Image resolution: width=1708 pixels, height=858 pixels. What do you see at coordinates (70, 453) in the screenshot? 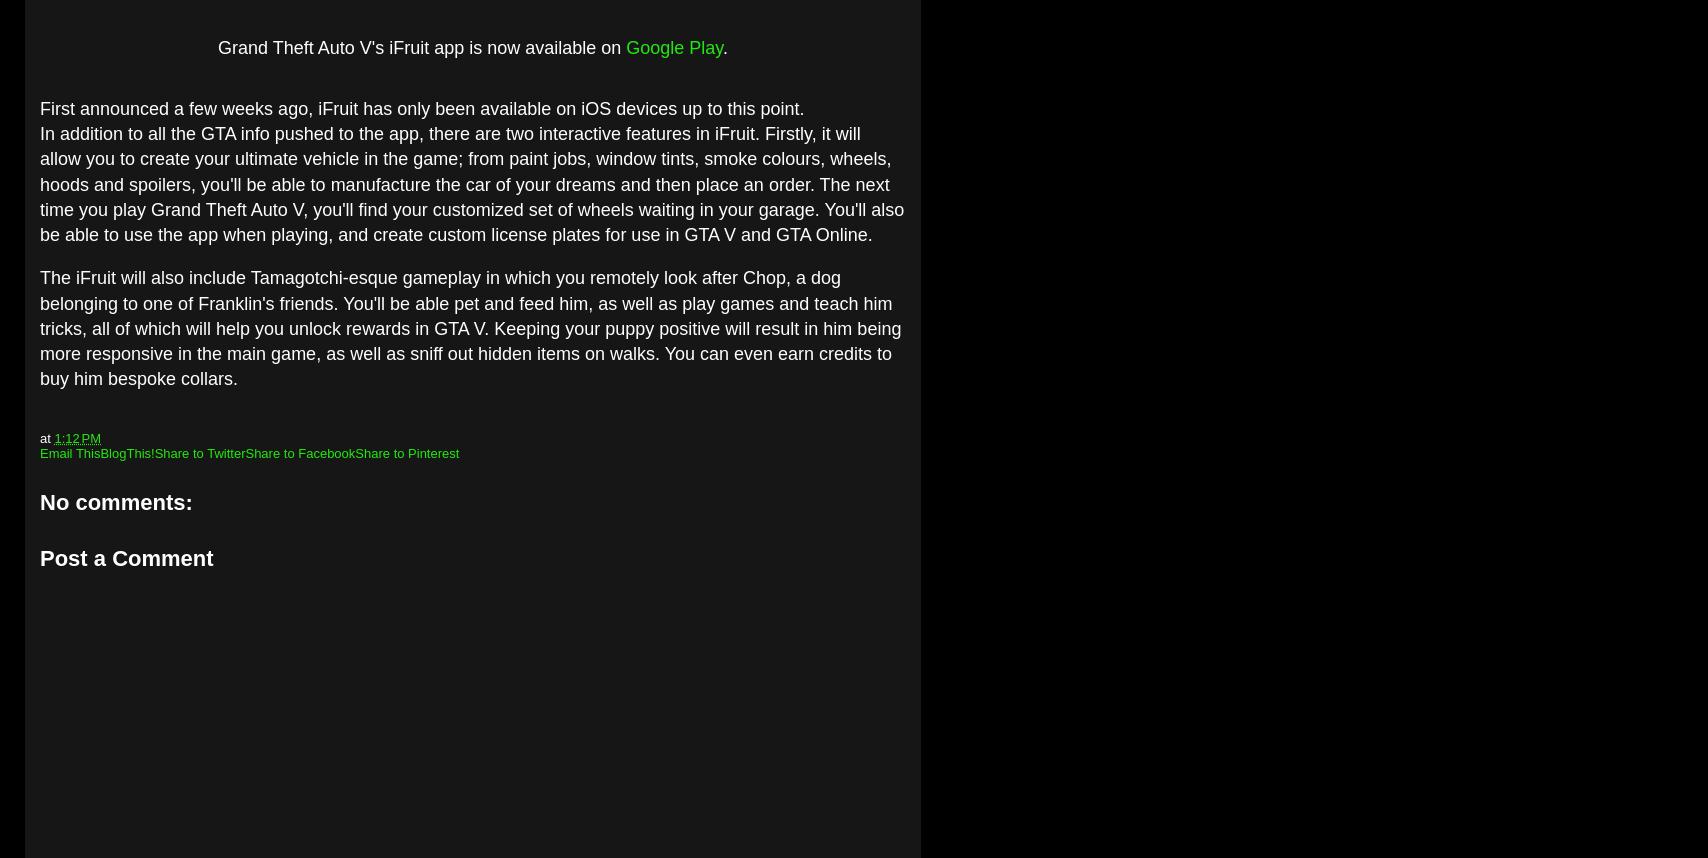
I see `'Email This'` at bounding box center [70, 453].